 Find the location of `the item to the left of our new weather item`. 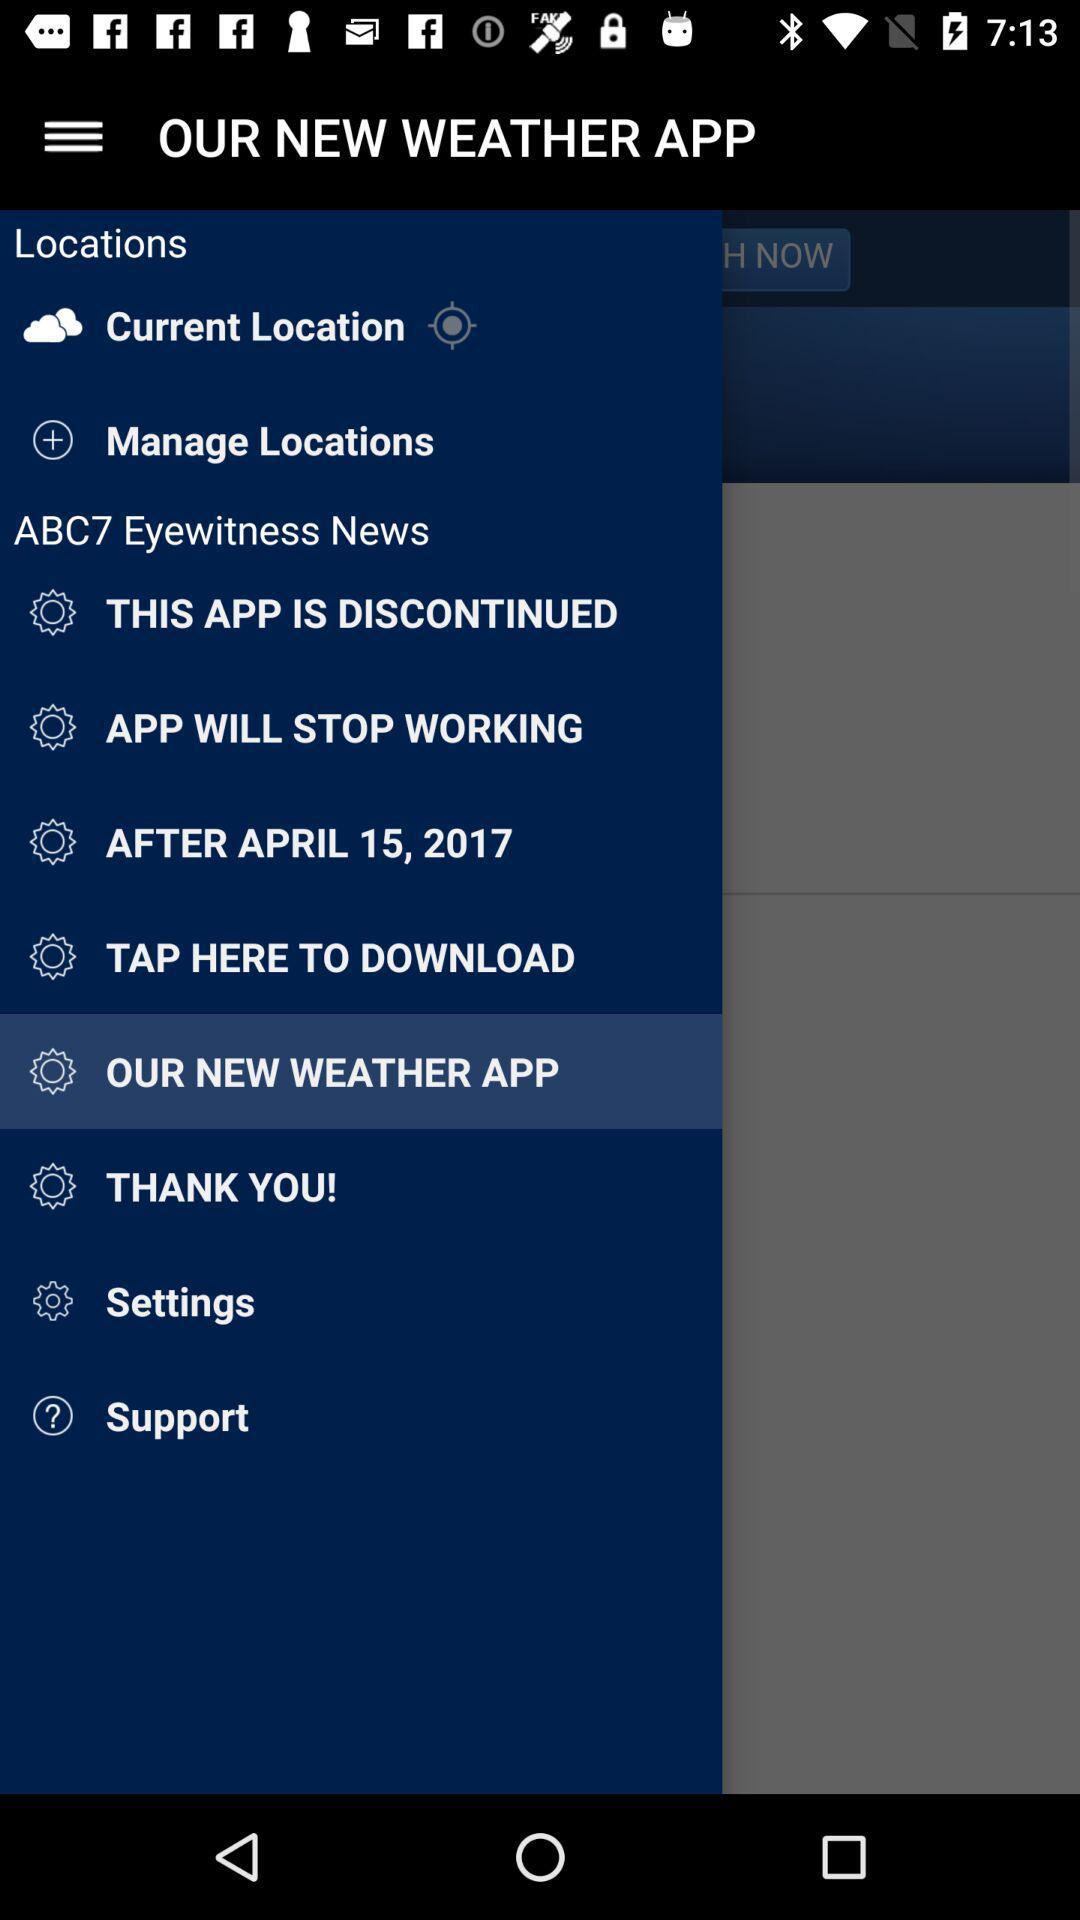

the item to the left of our new weather item is located at coordinates (72, 135).